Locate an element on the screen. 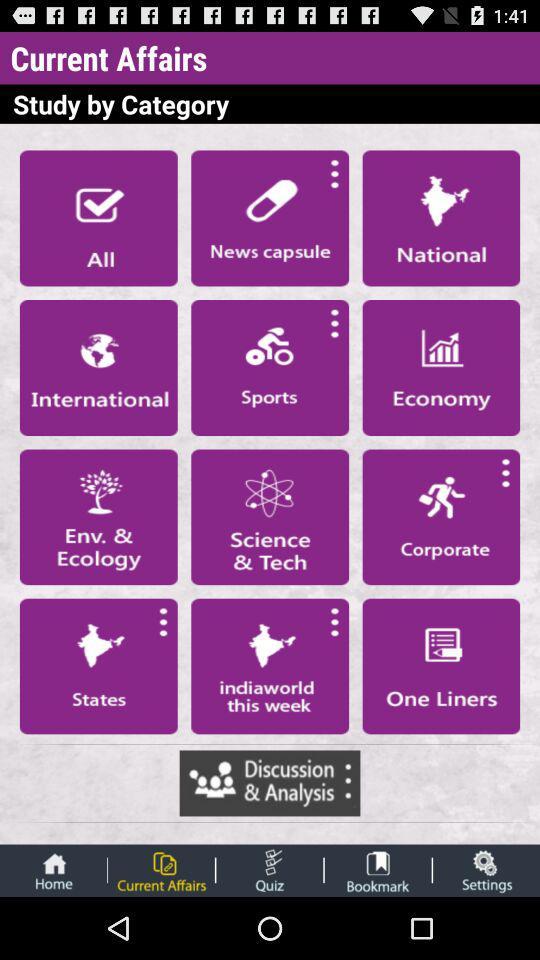 The width and height of the screenshot is (540, 960). open curent affairs category is located at coordinates (160, 869).